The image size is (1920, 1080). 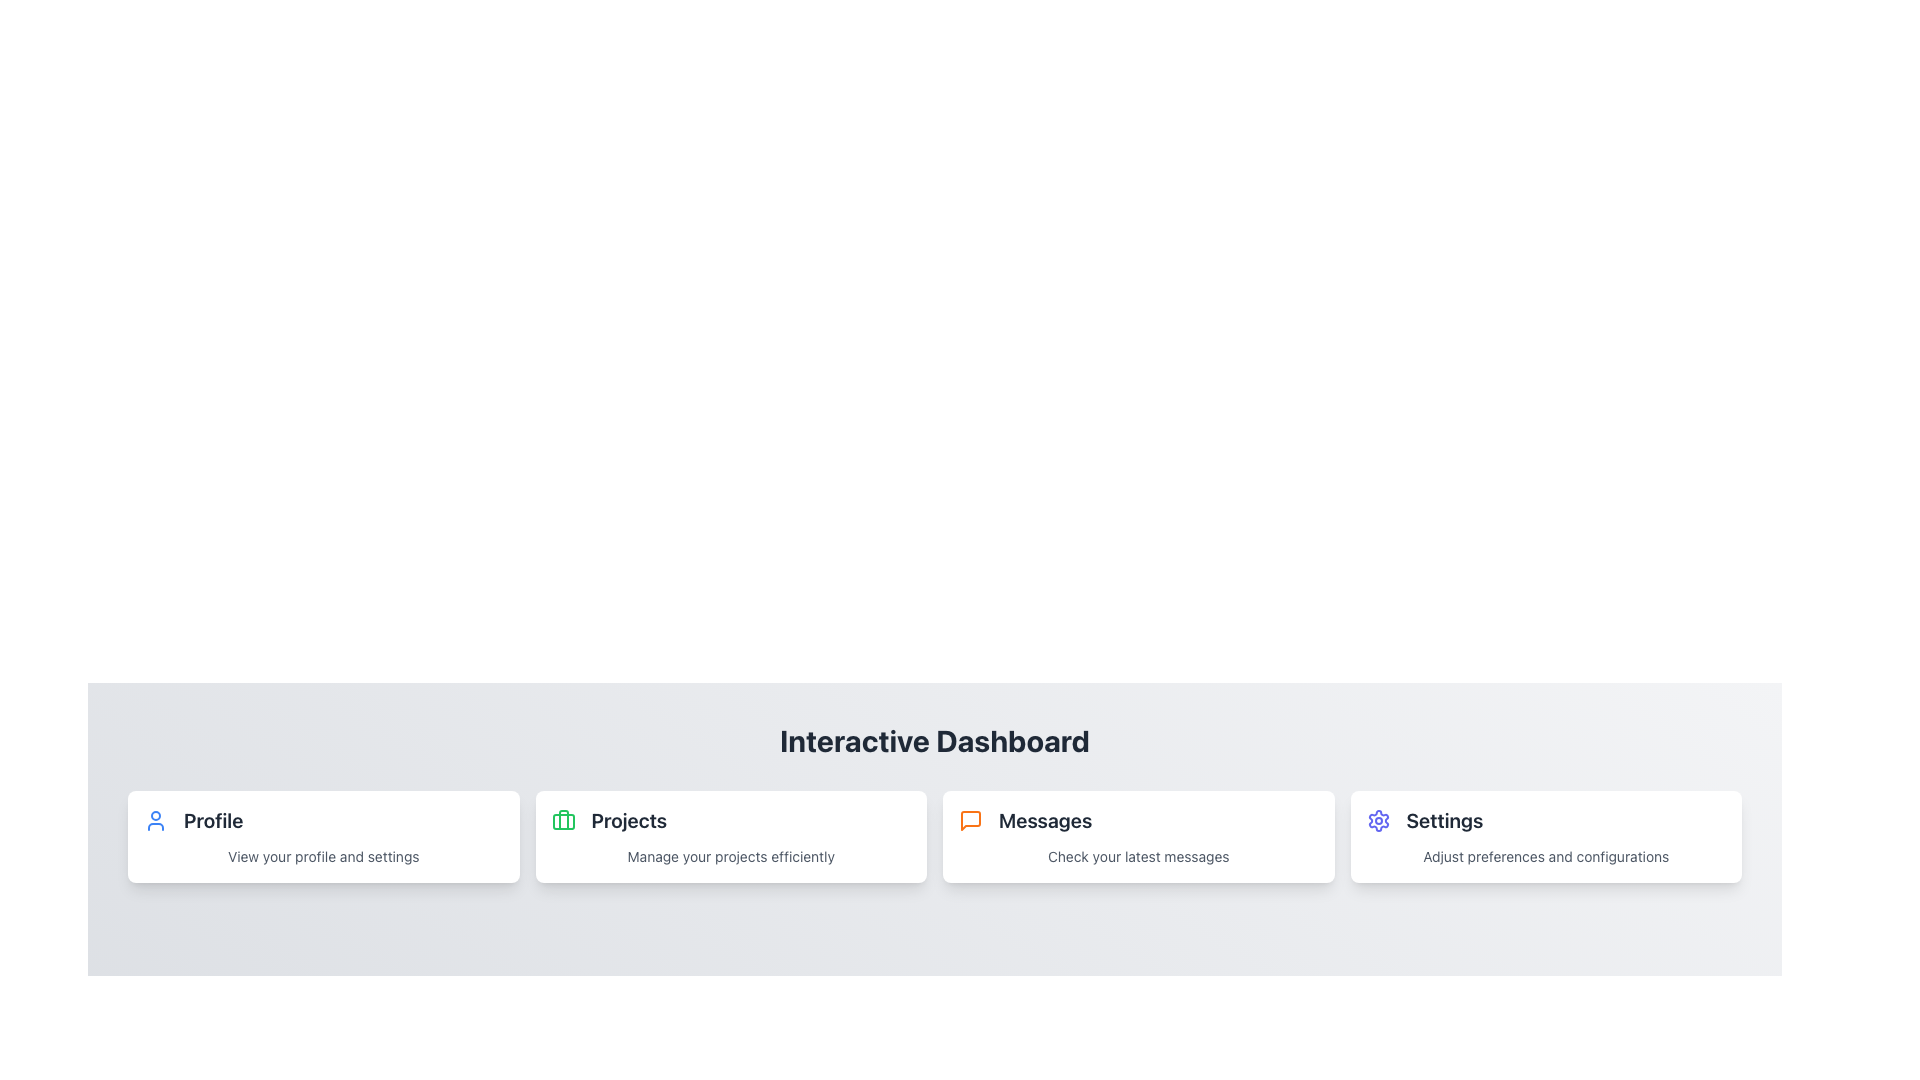 What do you see at coordinates (562, 821) in the screenshot?
I see `the green briefcase icon representing the 'Projects' section to identify its associated section` at bounding box center [562, 821].